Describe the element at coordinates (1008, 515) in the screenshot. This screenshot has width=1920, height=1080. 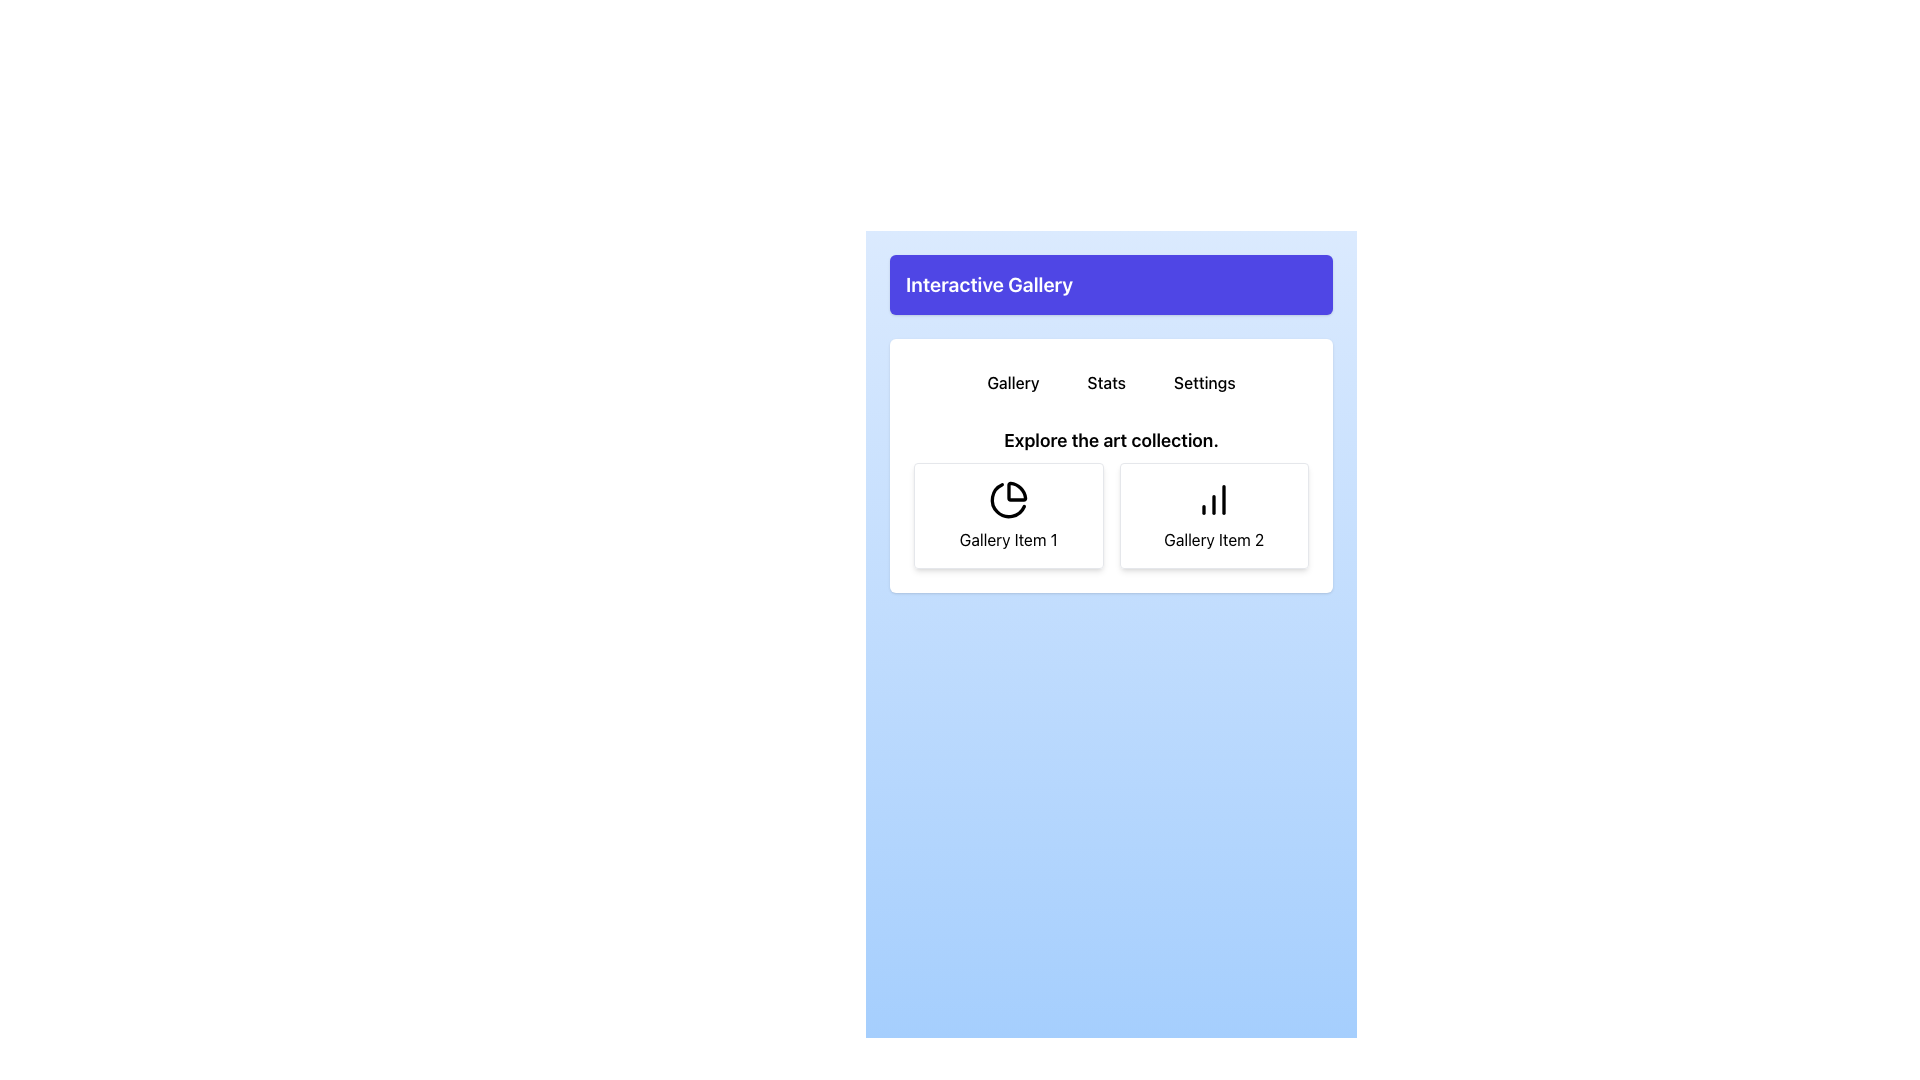
I see `the first card in the gallery labeled 'Gallery Item 1'` at that location.